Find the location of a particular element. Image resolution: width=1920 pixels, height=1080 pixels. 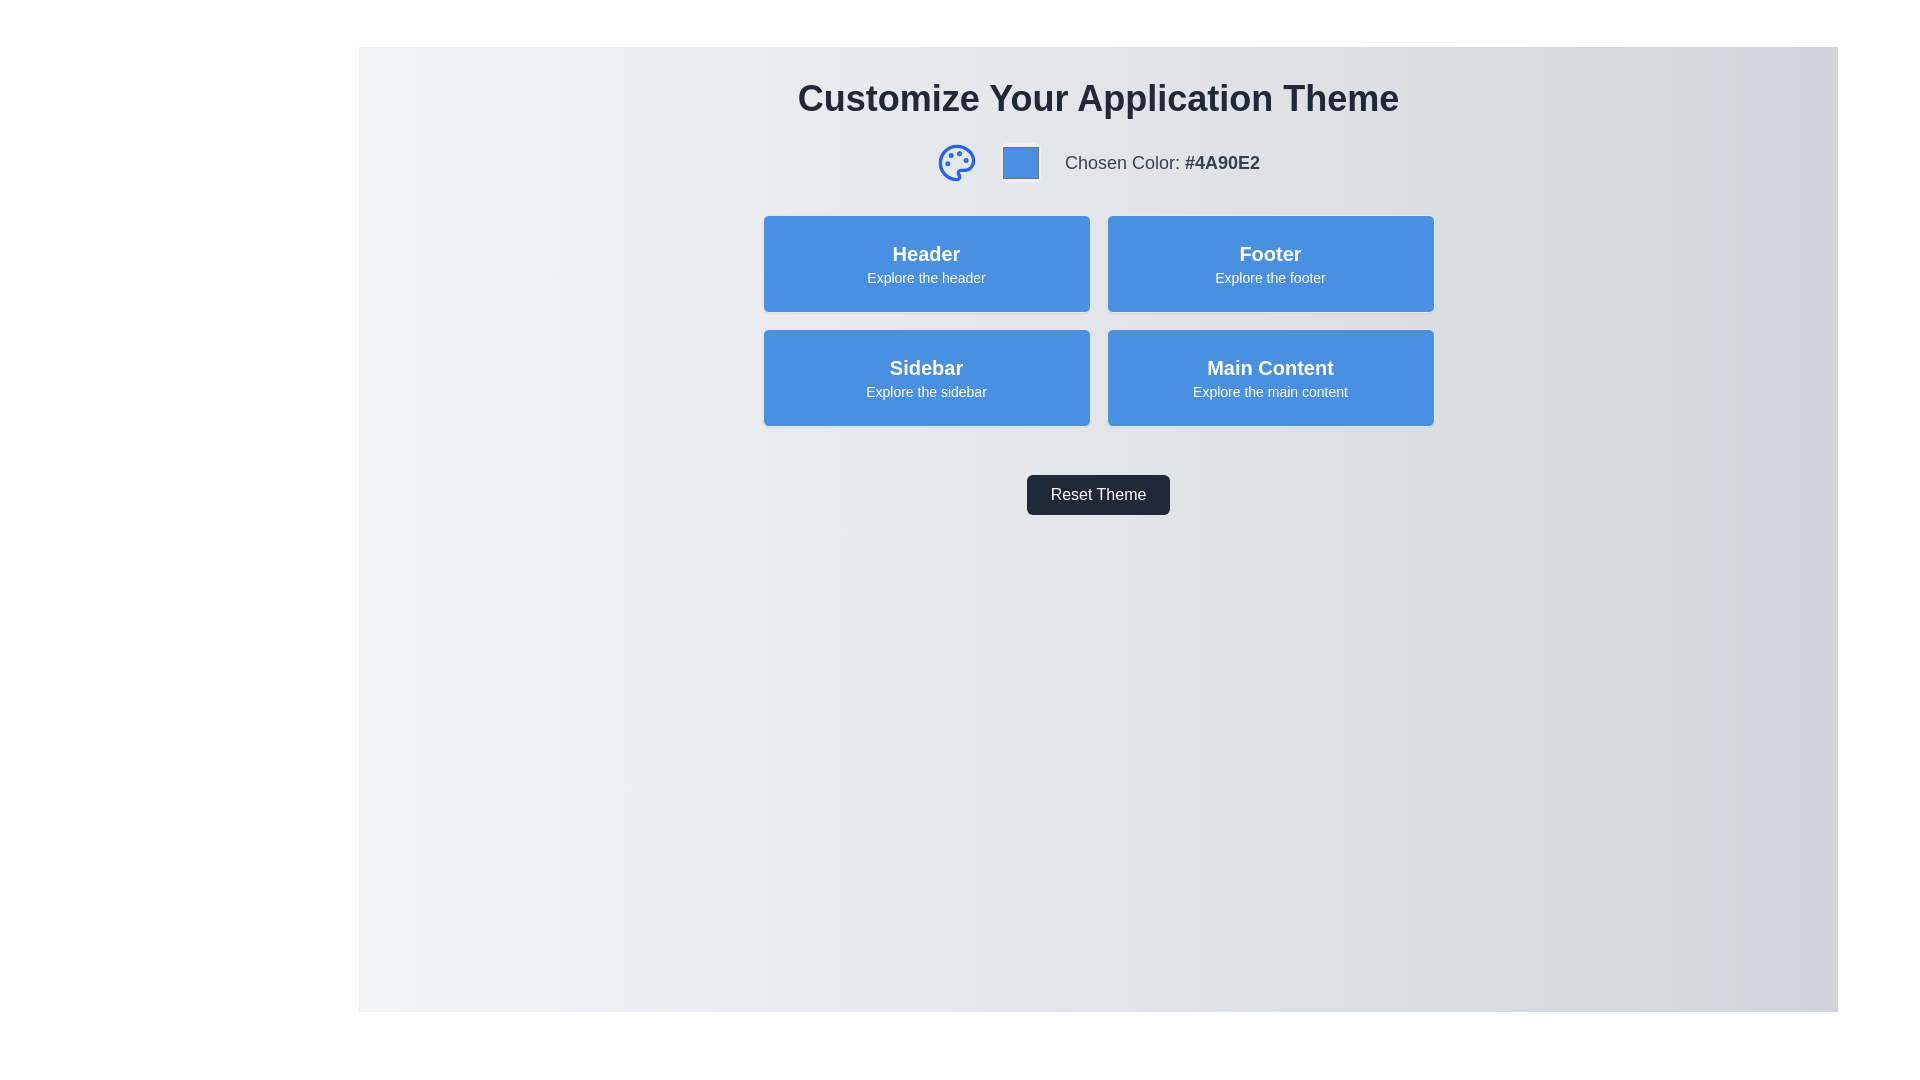

the 'Reset Theme' button, which is a rectangular button with a dark gray background and white text, located beneath four blue buttons labeled 'Header', 'Footer', 'Sidebar', and 'Main Content' is located at coordinates (1097, 494).